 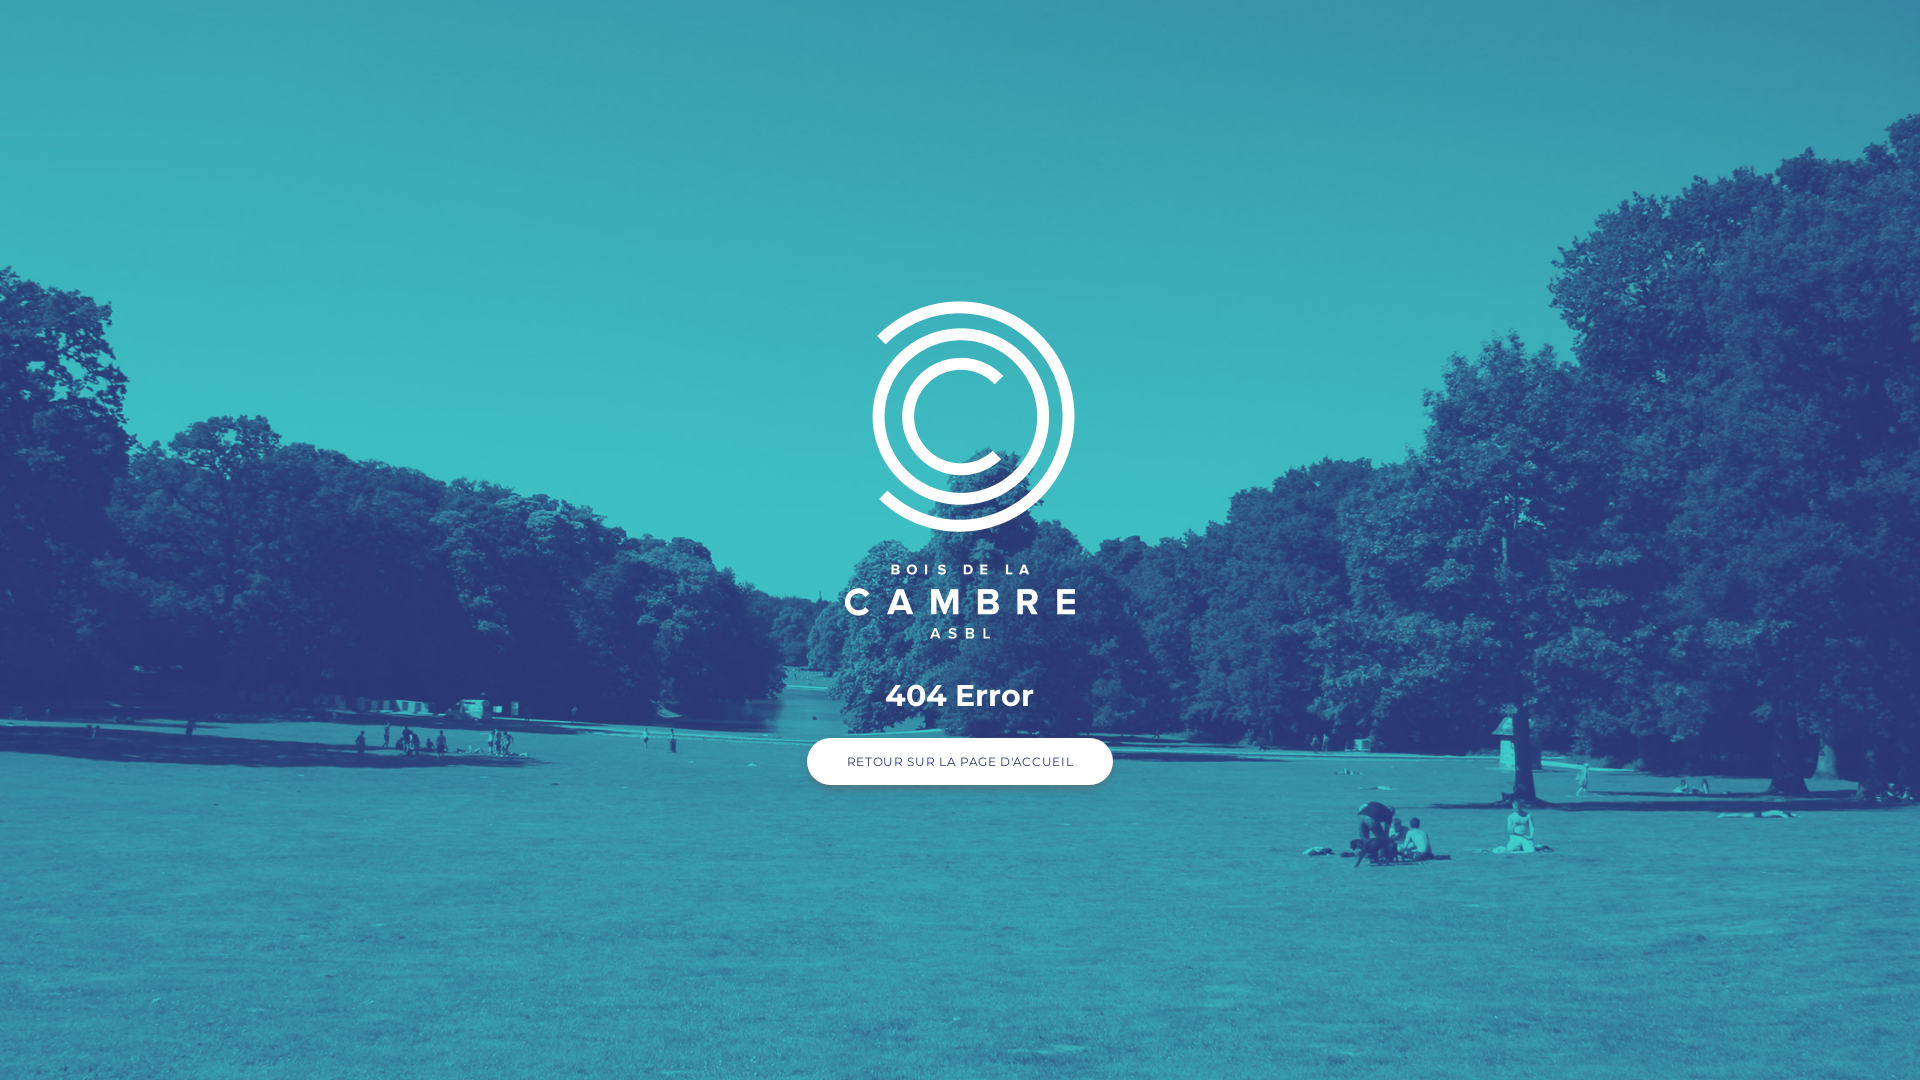 What do you see at coordinates (960, 761) in the screenshot?
I see `'RETOUR SUR LA PAGE D'ACCUEIL'` at bounding box center [960, 761].